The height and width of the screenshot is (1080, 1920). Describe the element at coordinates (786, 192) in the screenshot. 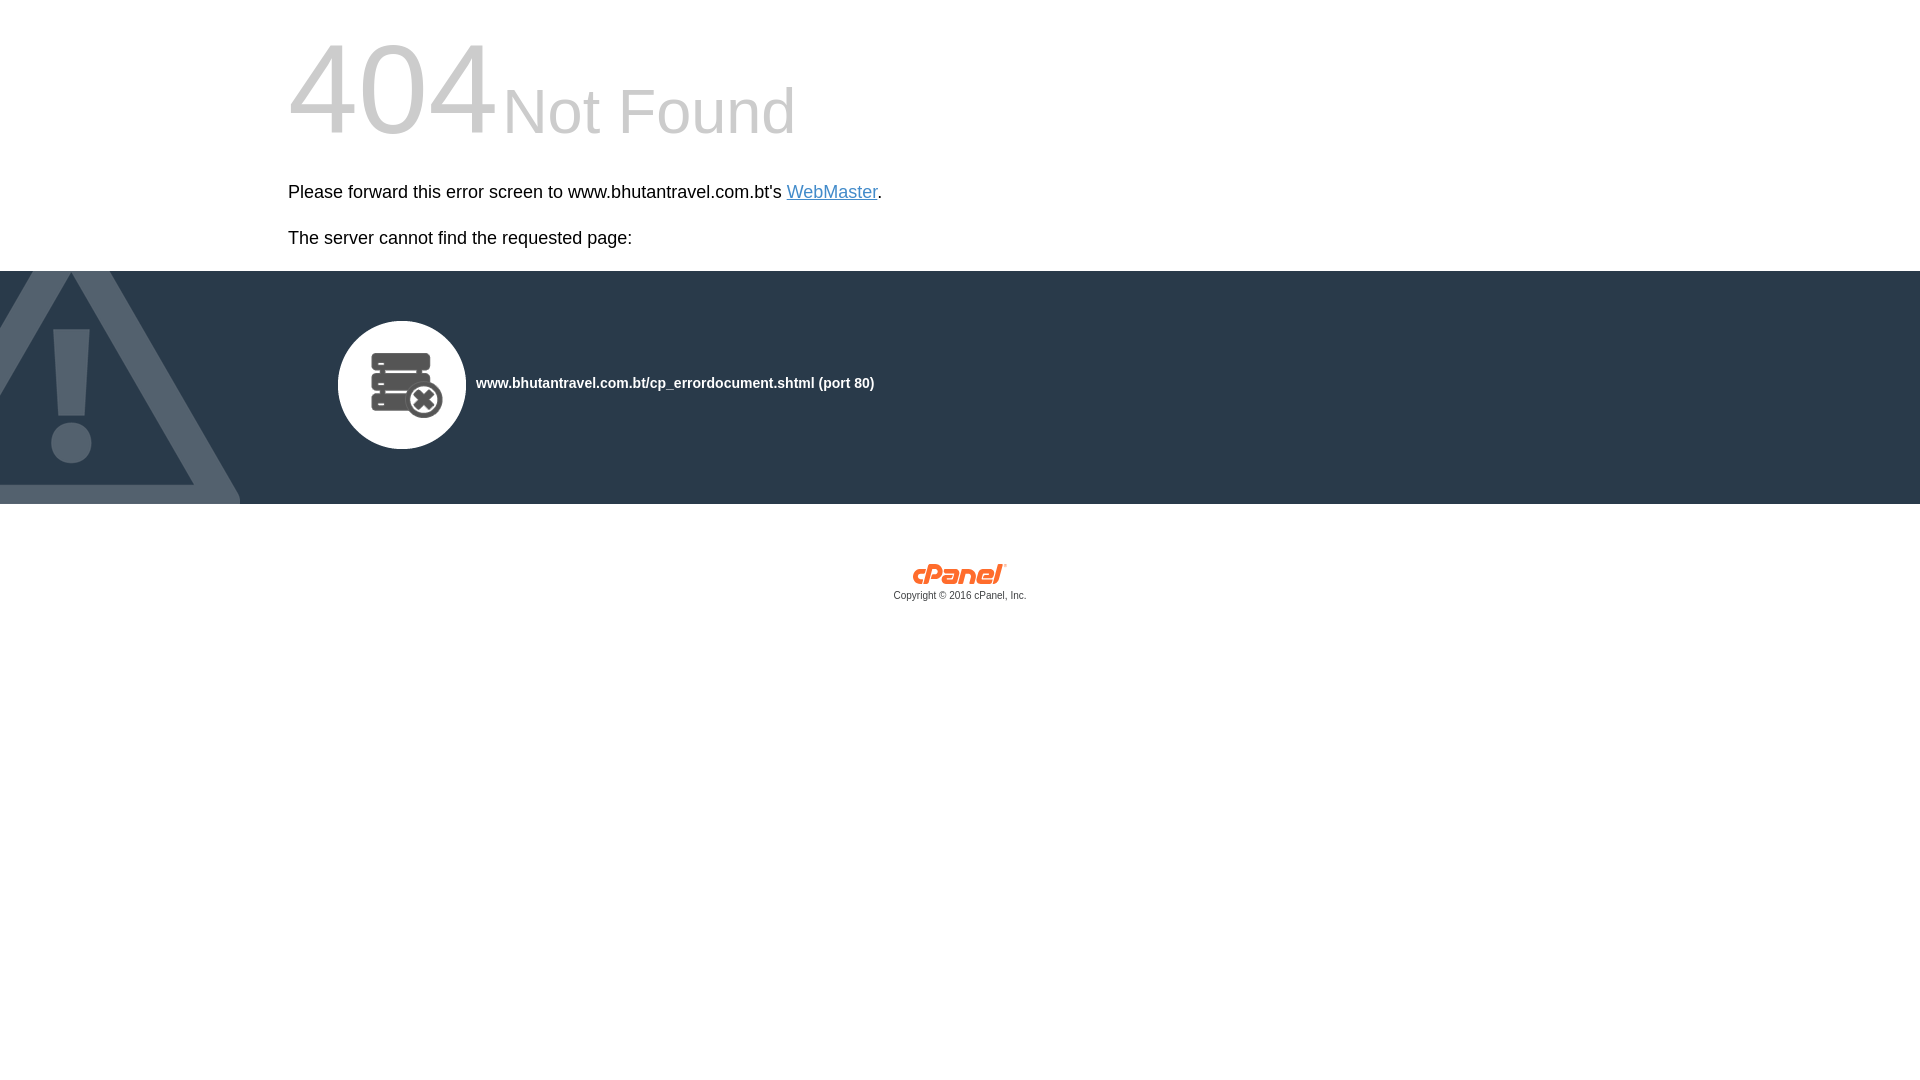

I see `'WebMaster'` at that location.